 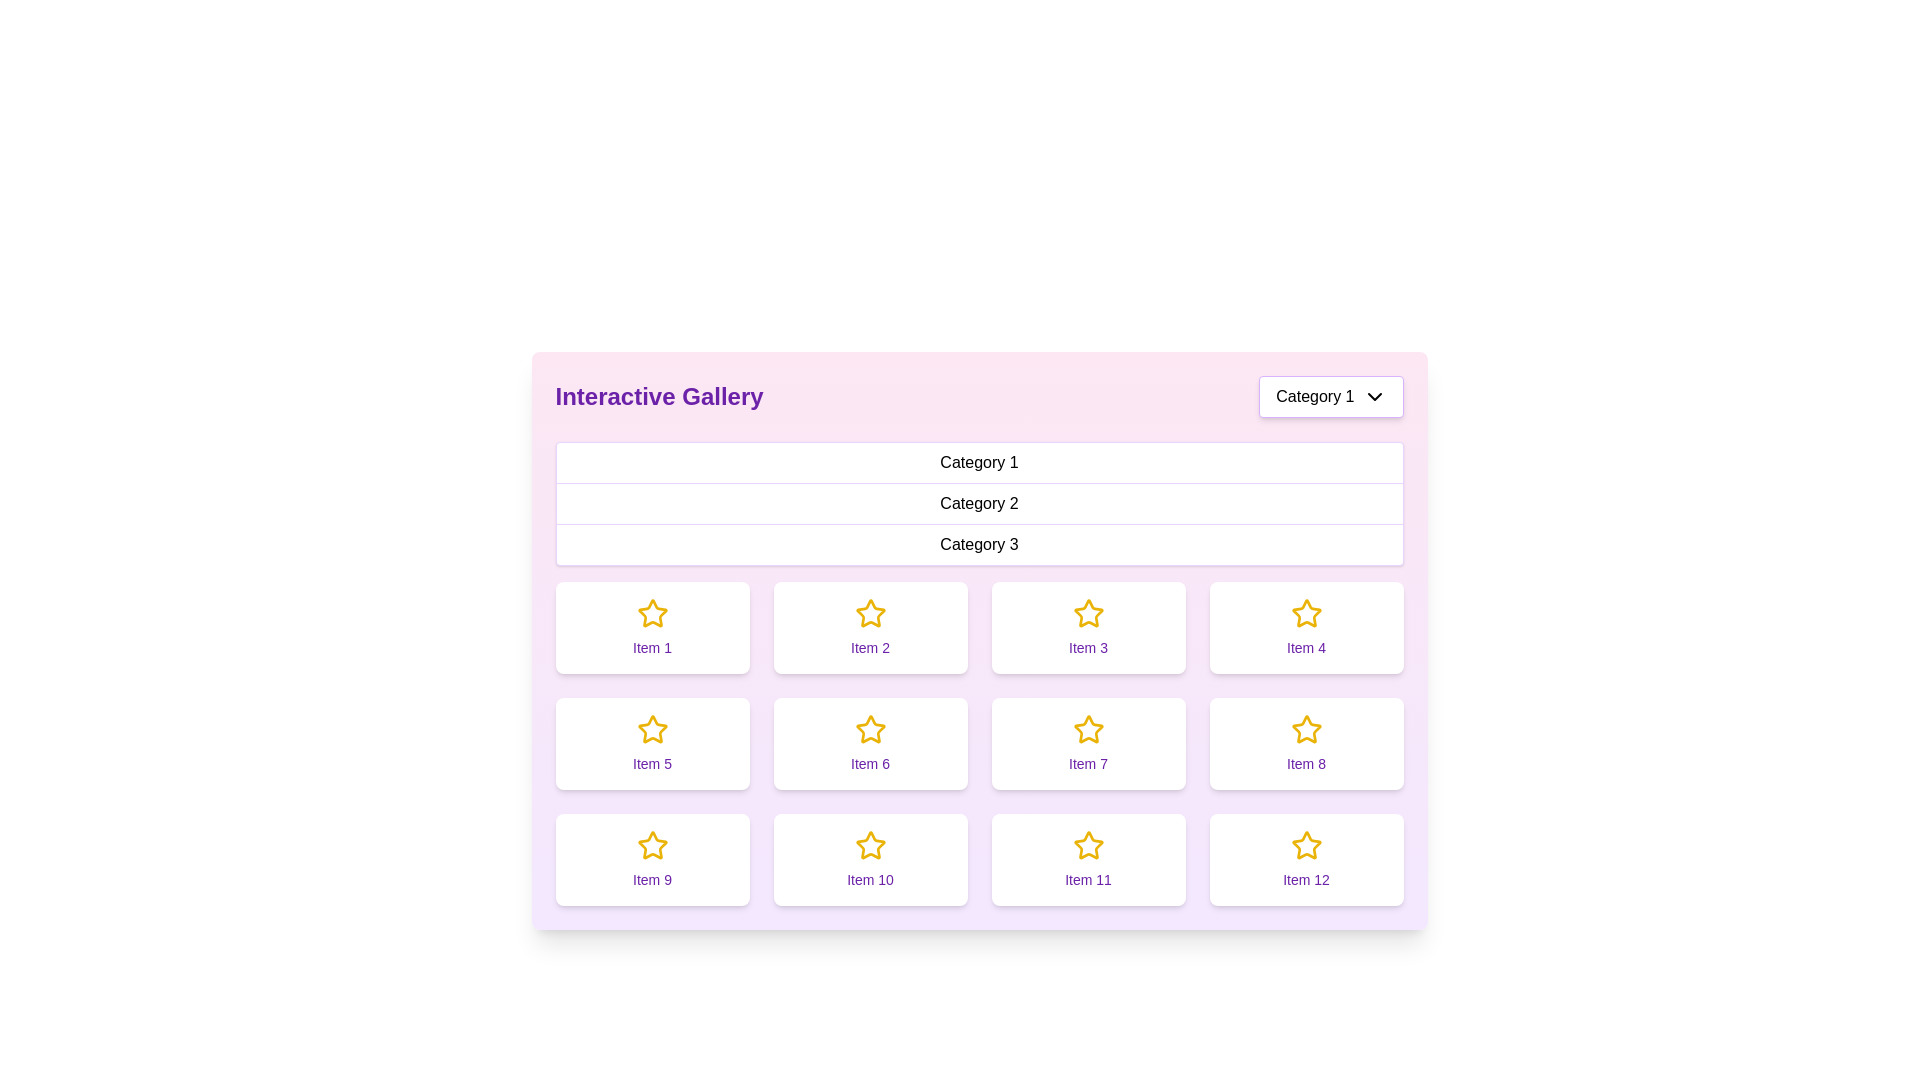 What do you see at coordinates (652, 878) in the screenshot?
I see `the text label located in the bottom-left section of the ninth tile in the grid layout, which is directly below the star icon` at bounding box center [652, 878].